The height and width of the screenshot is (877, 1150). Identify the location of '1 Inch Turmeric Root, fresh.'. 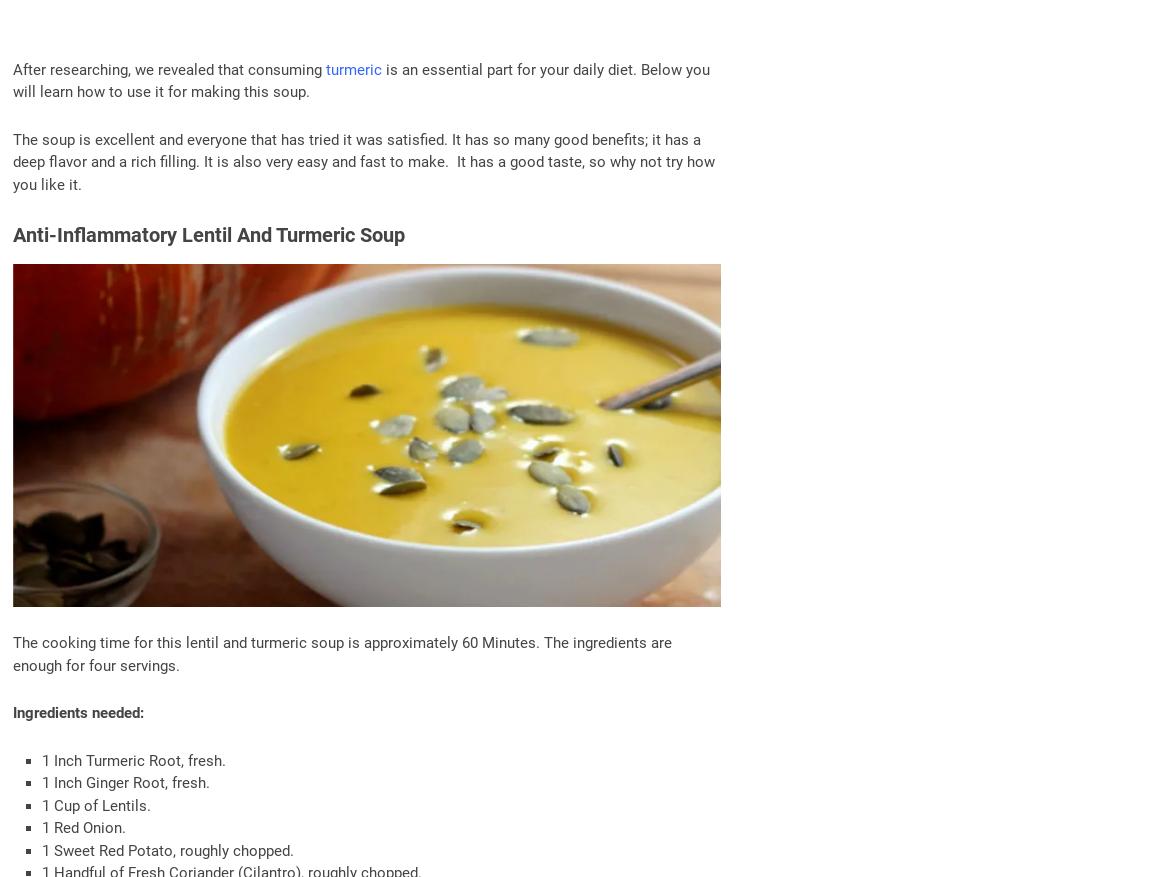
(132, 760).